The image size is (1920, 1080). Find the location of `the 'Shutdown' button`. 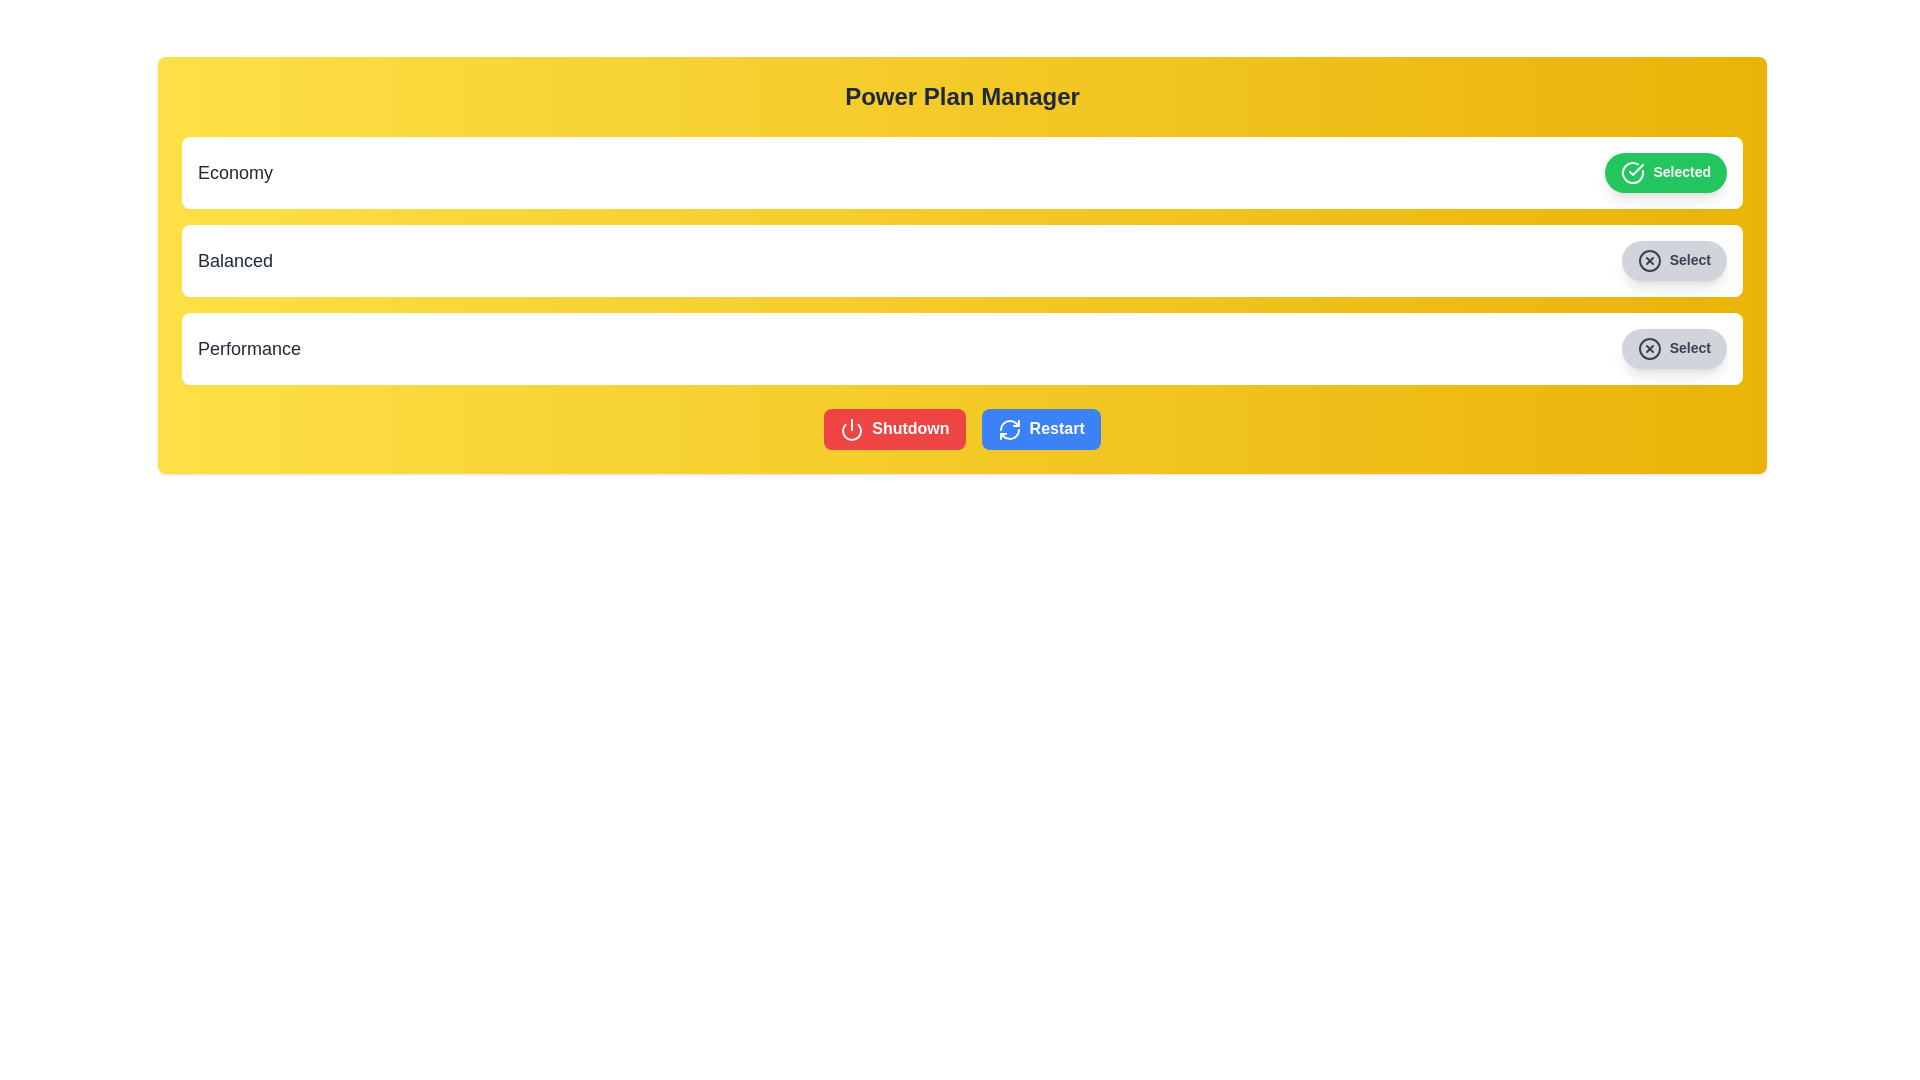

the 'Shutdown' button is located at coordinates (893, 428).